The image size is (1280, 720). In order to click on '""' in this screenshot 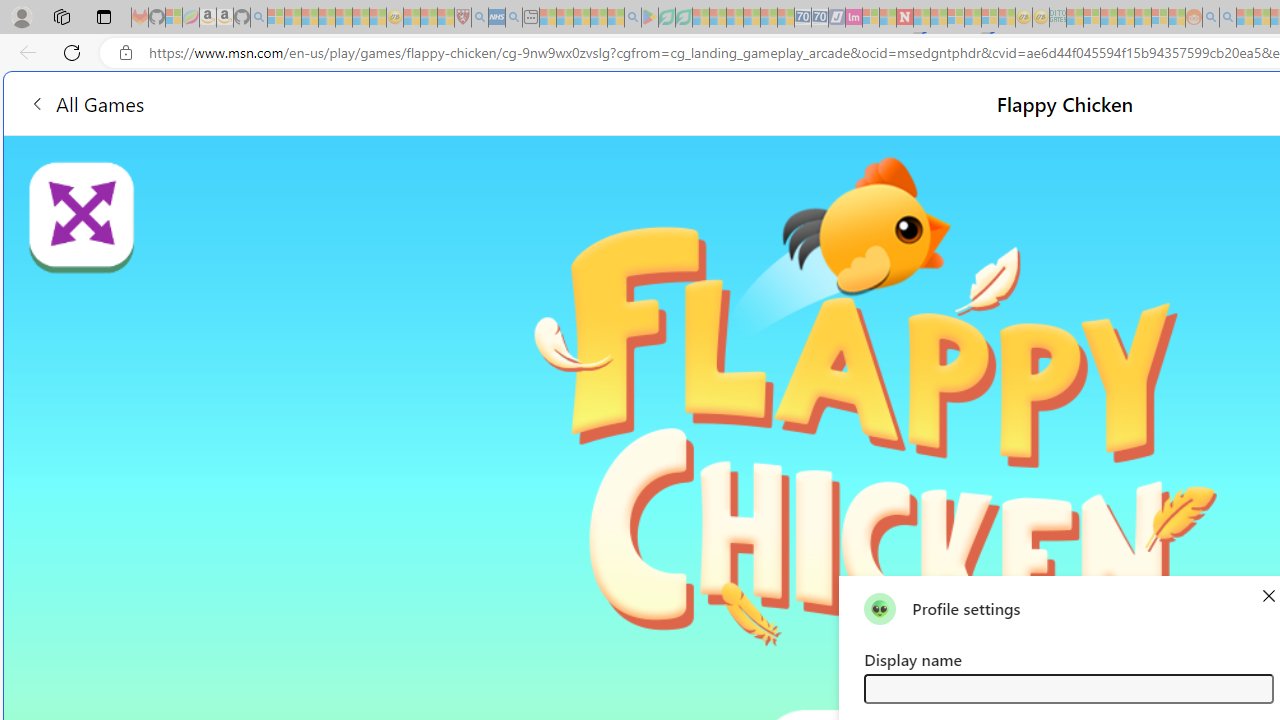, I will do `click(880, 607)`.